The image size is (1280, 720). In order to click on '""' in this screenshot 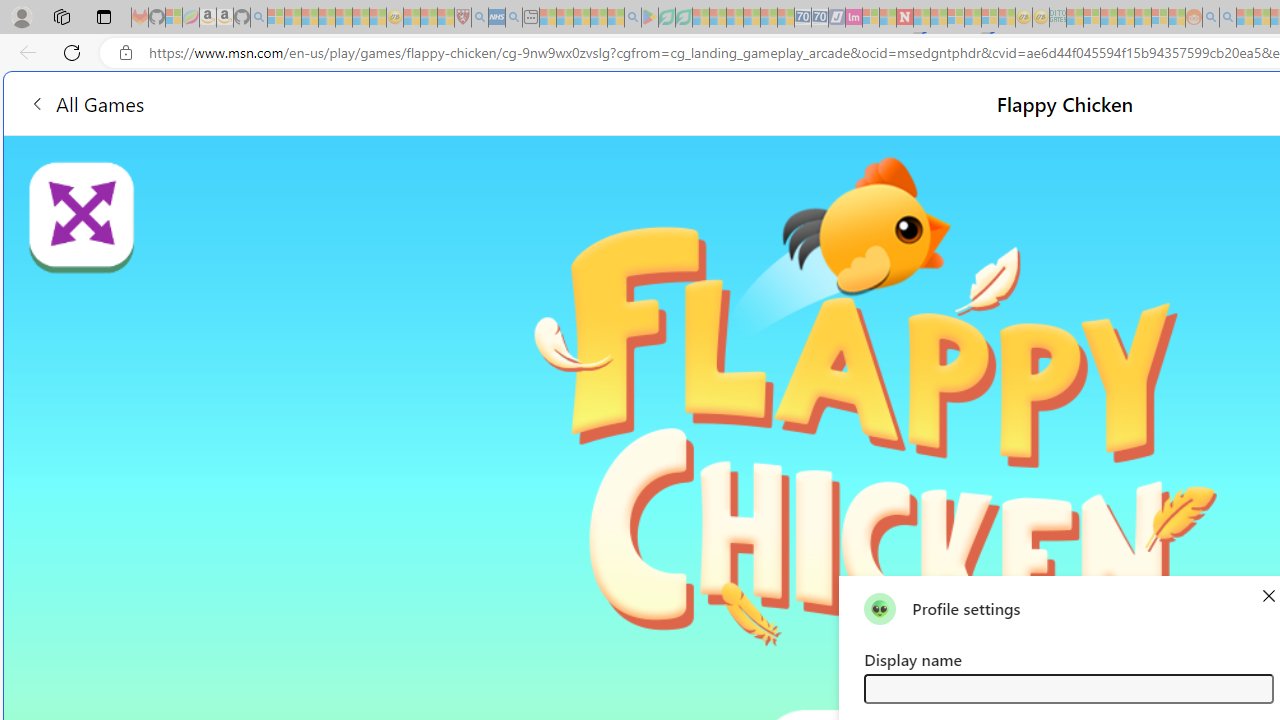, I will do `click(880, 607)`.